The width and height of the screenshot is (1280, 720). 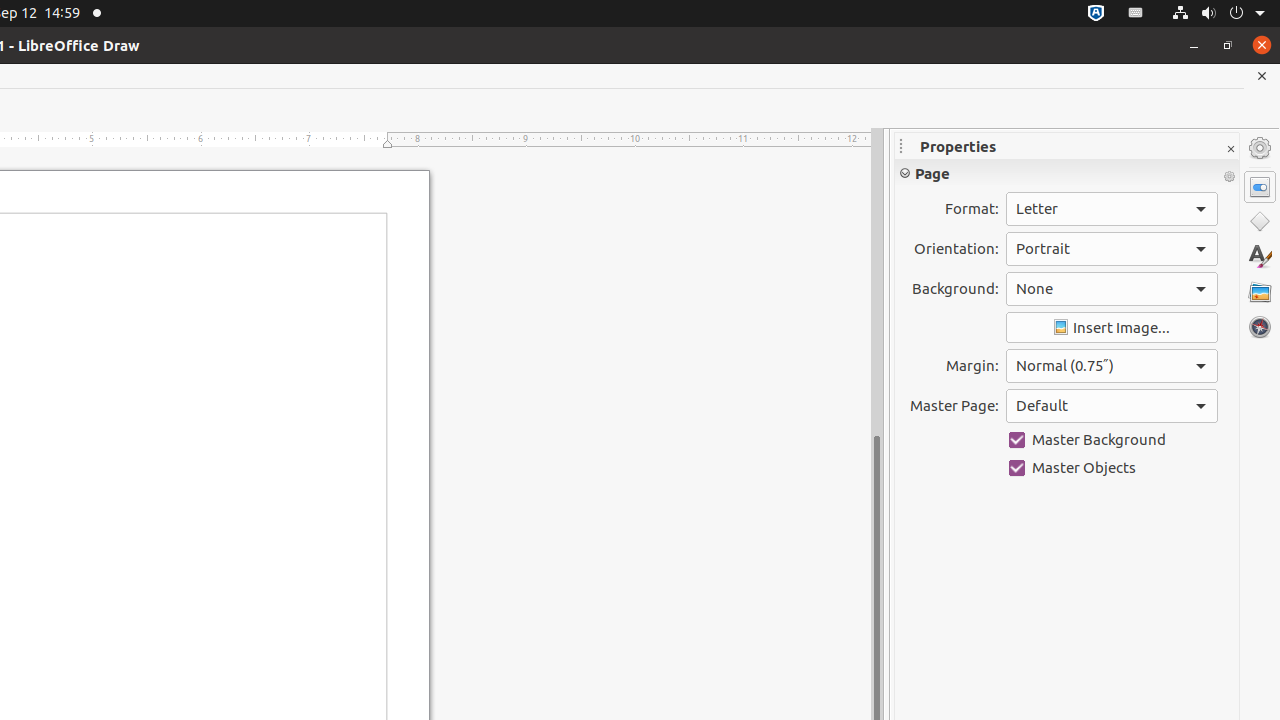 What do you see at coordinates (1217, 13) in the screenshot?
I see `'System'` at bounding box center [1217, 13].